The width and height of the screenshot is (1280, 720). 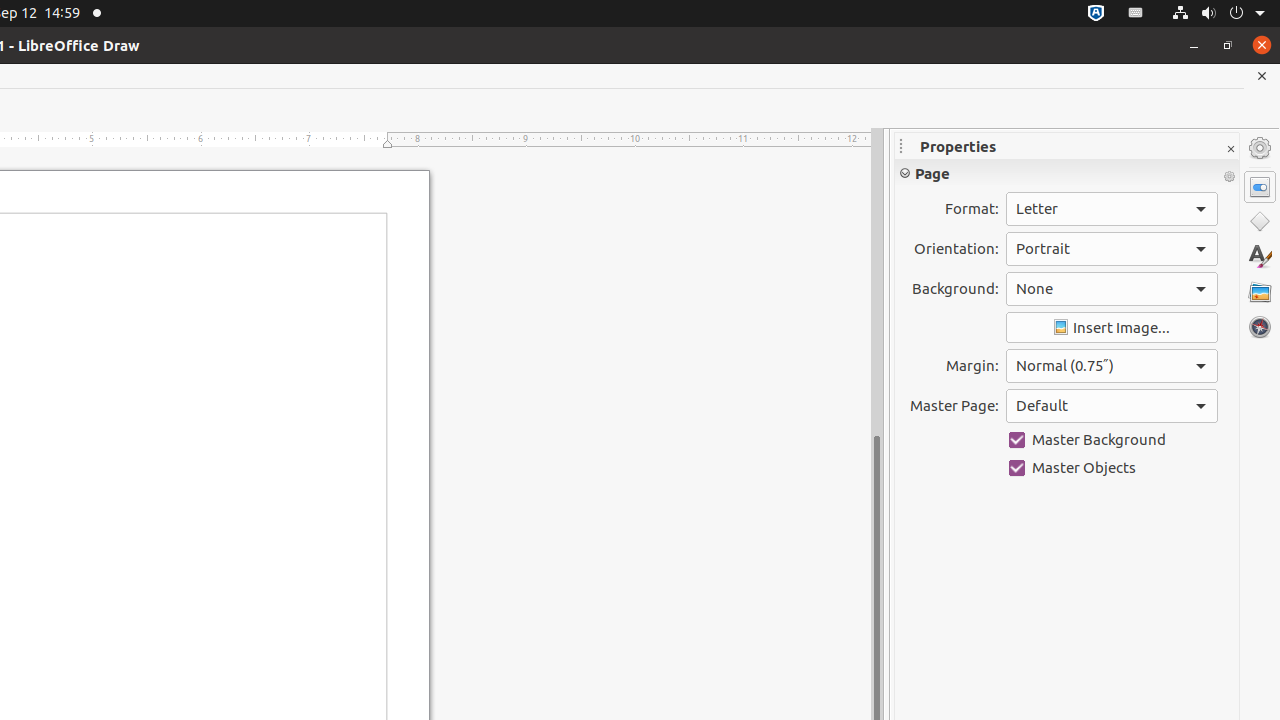 What do you see at coordinates (1217, 13) in the screenshot?
I see `'System'` at bounding box center [1217, 13].